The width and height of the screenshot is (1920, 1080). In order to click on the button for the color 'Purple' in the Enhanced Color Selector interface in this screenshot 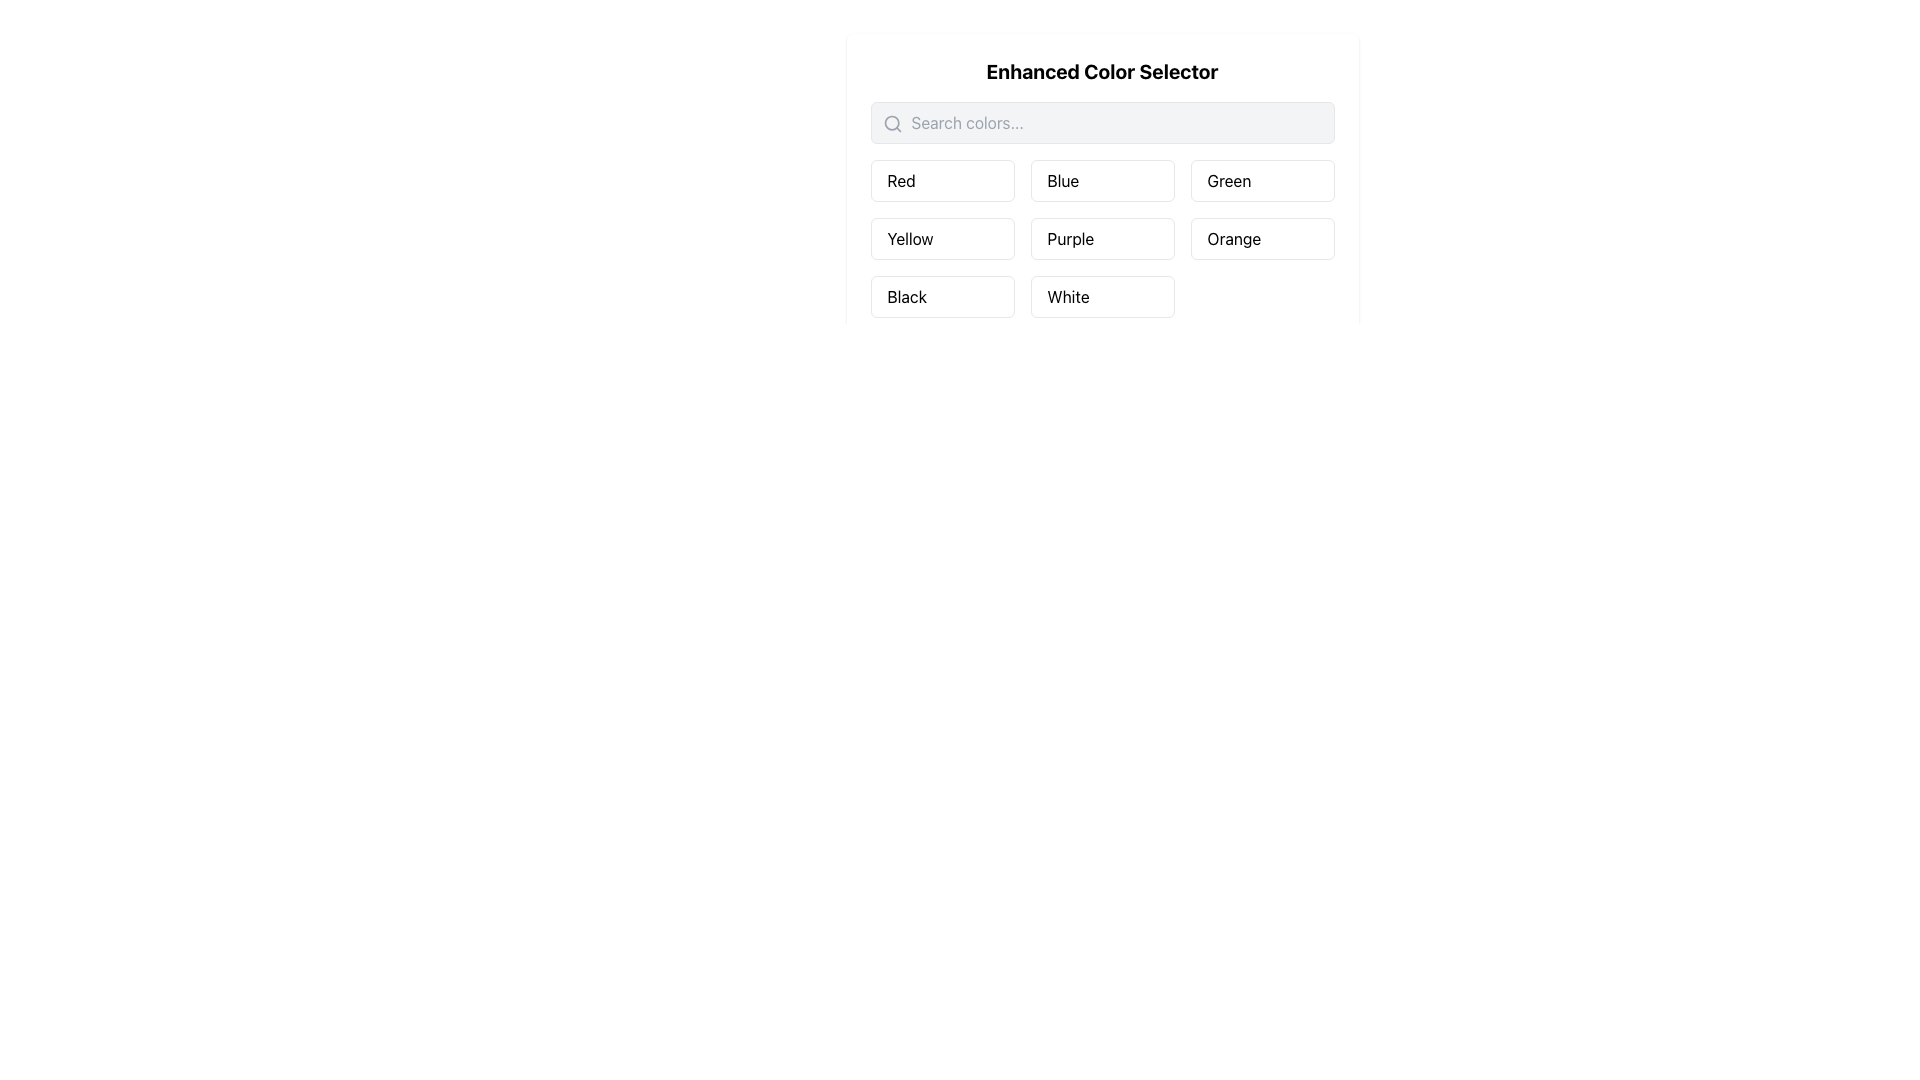, I will do `click(1101, 218)`.